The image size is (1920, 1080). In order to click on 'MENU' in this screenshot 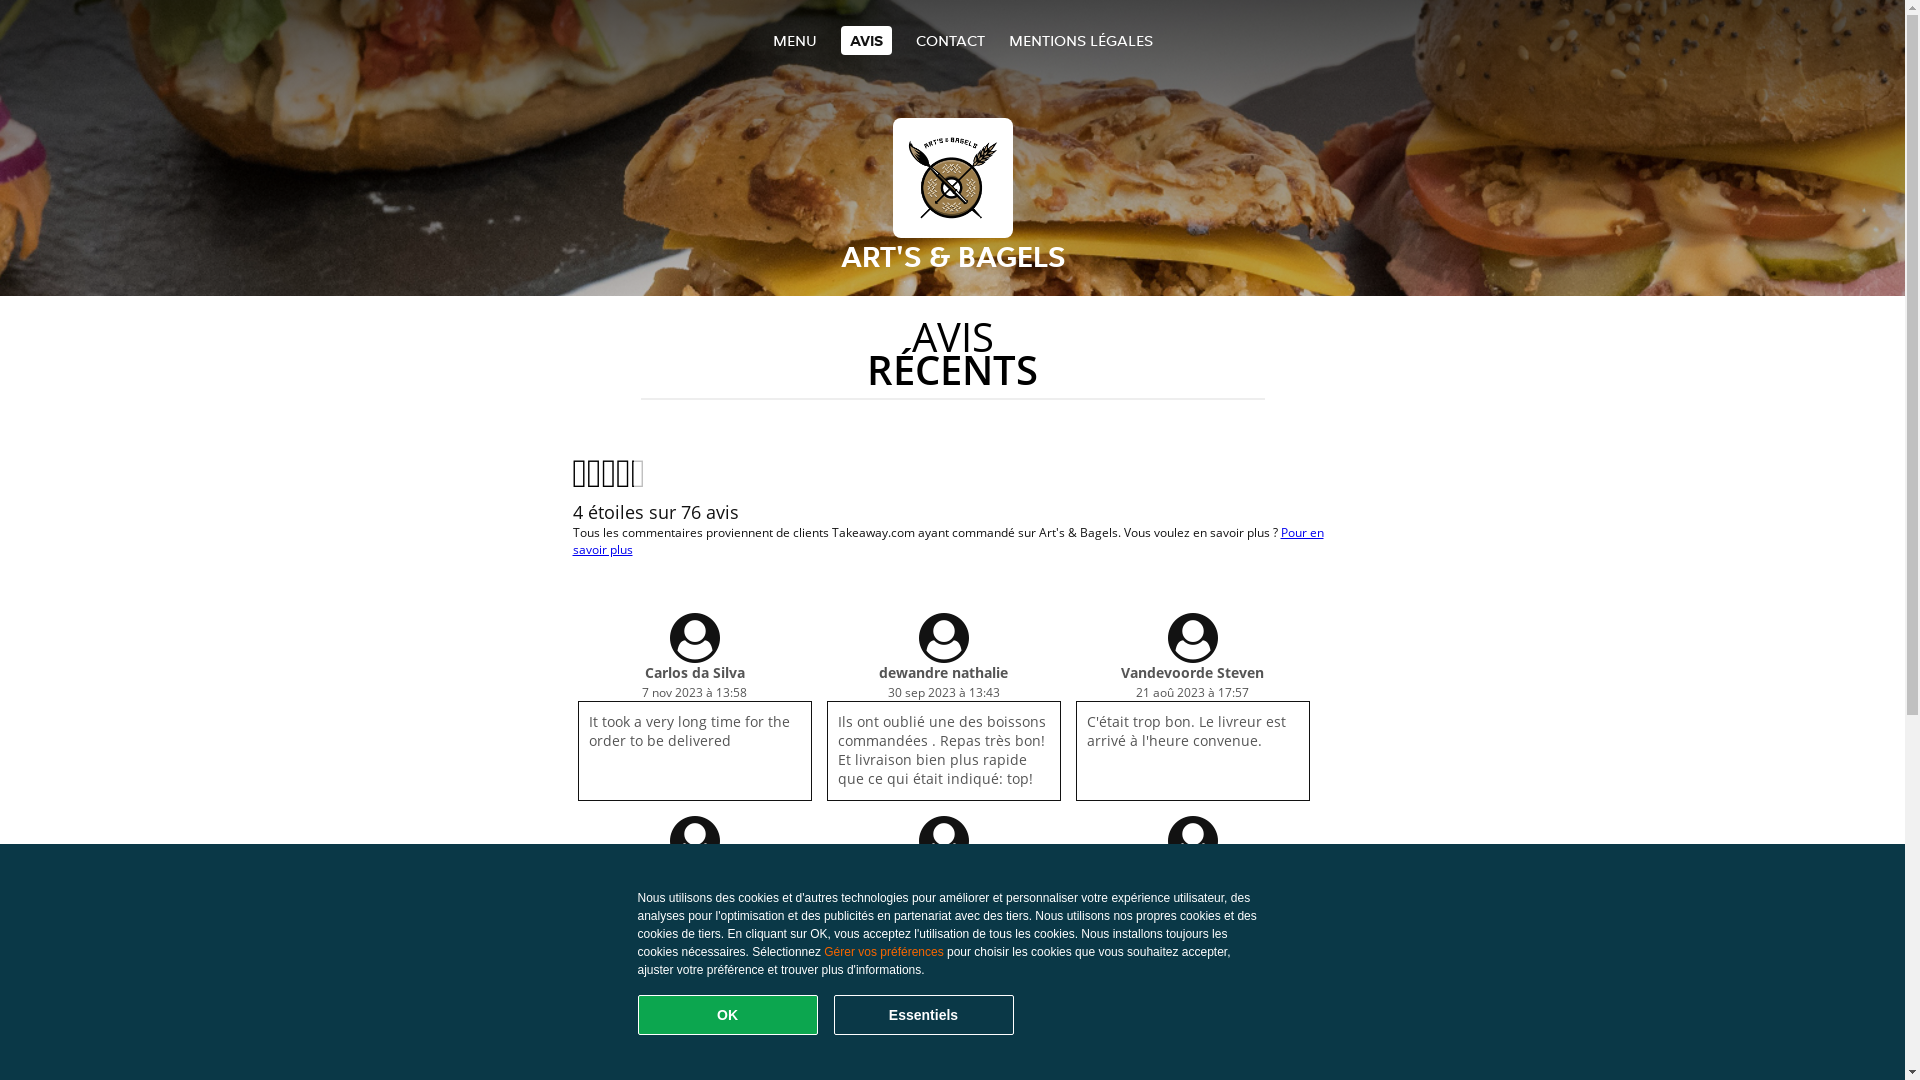, I will do `click(792, 40)`.